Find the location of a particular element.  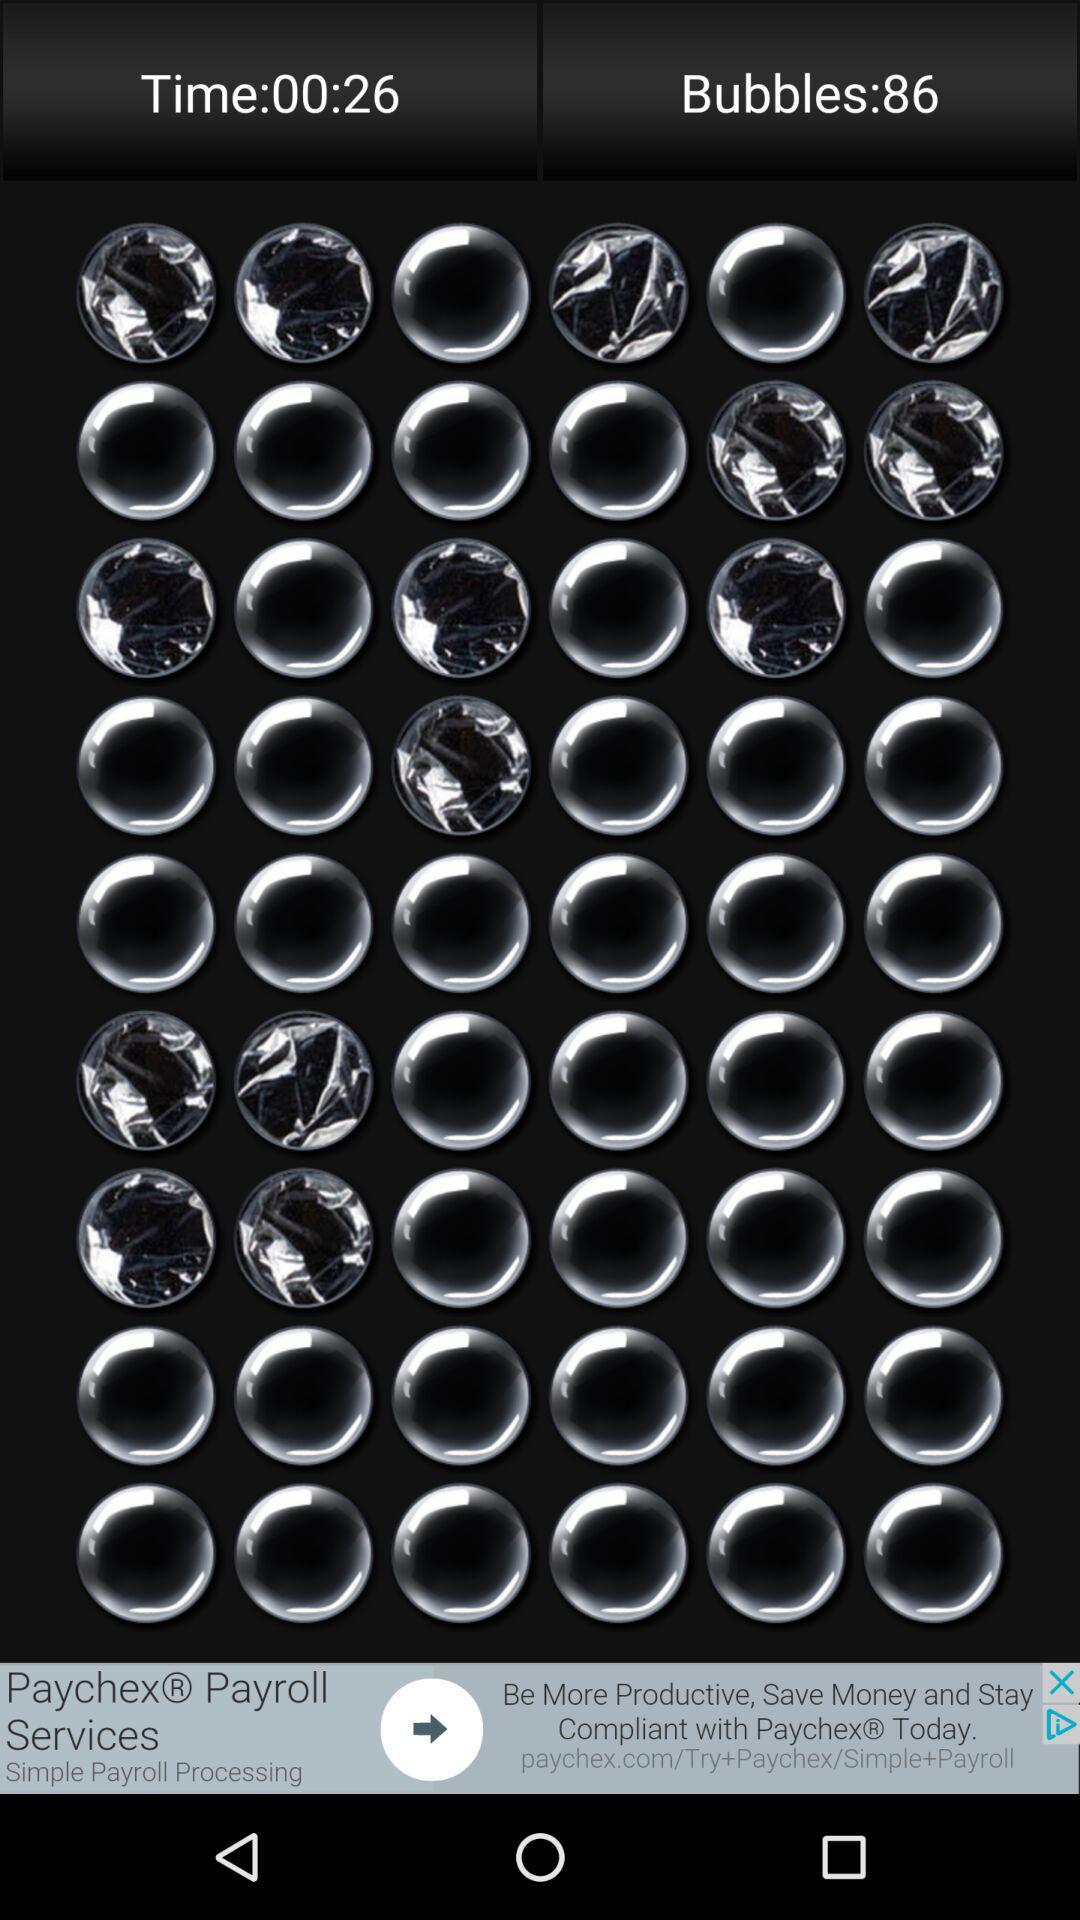

click on bubble is located at coordinates (933, 1394).